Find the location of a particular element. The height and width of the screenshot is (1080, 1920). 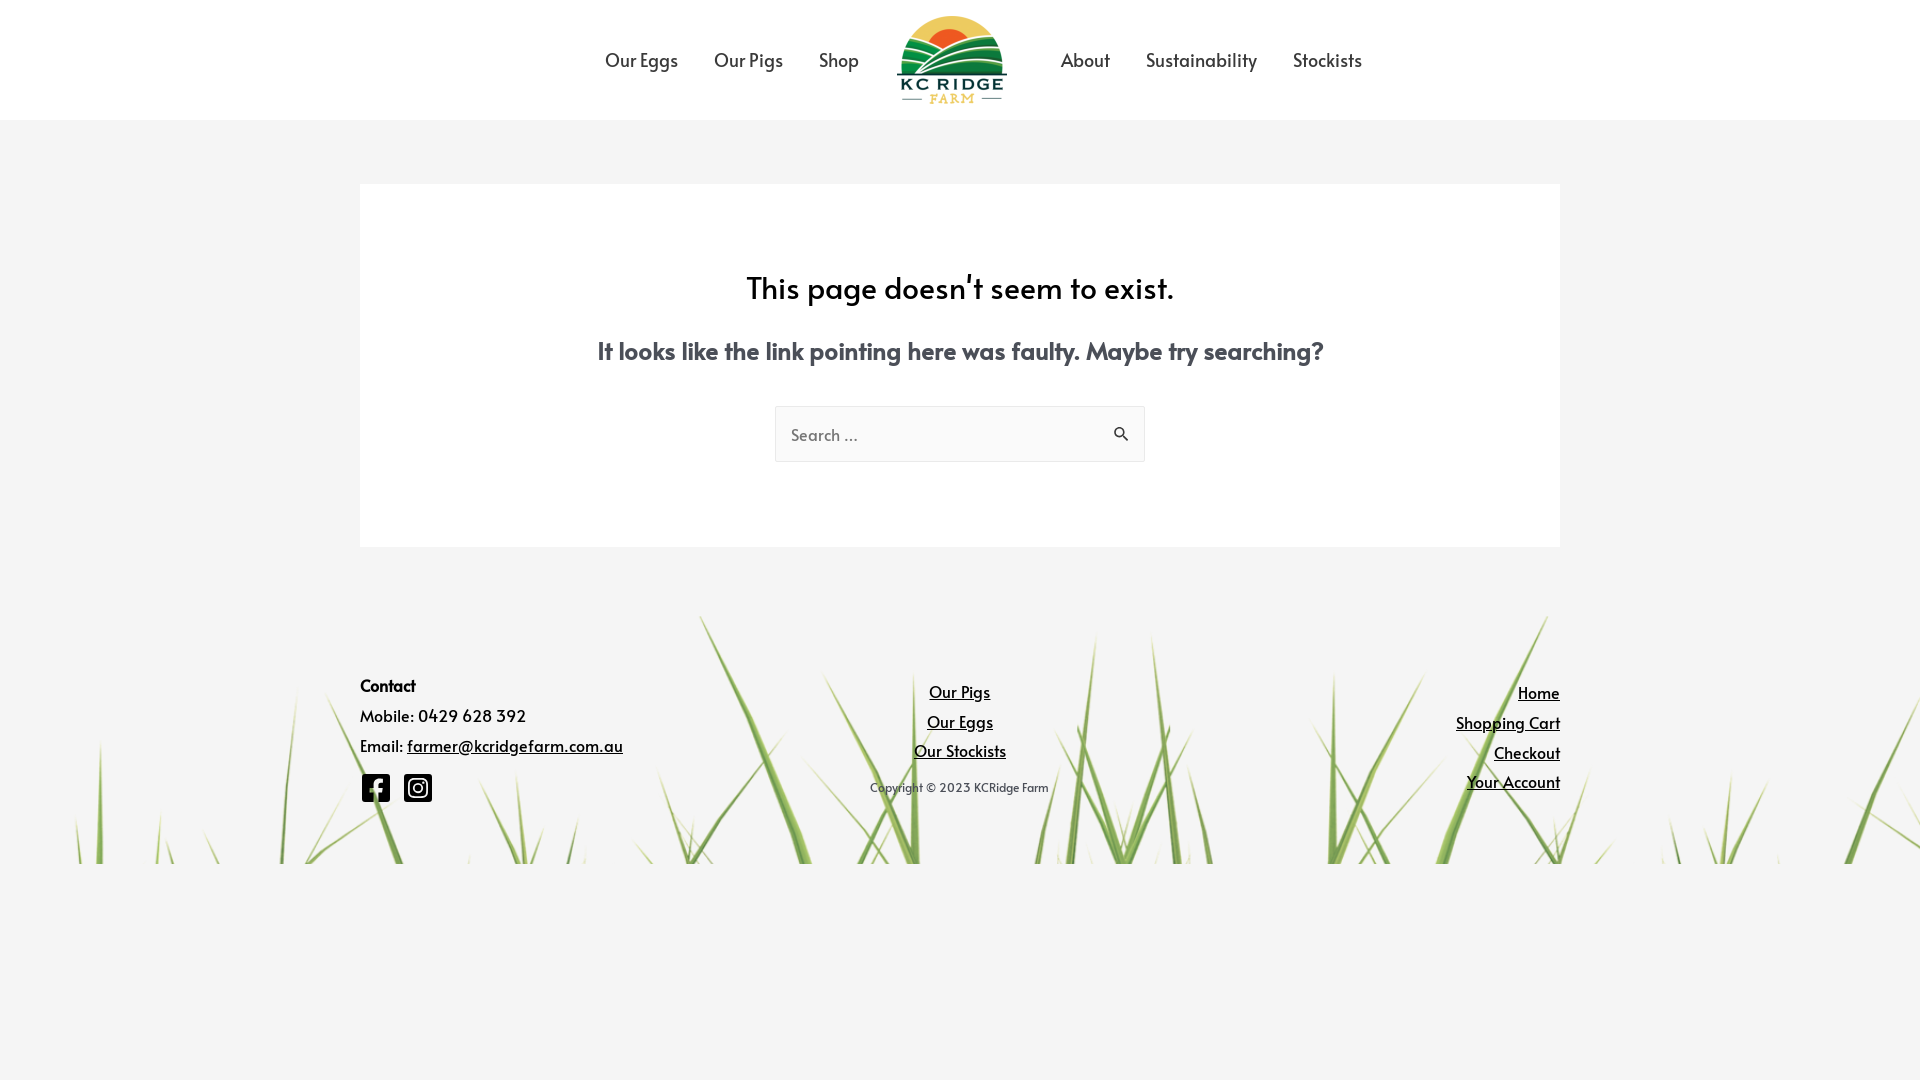

'Our Eggs' is located at coordinates (585, 59).